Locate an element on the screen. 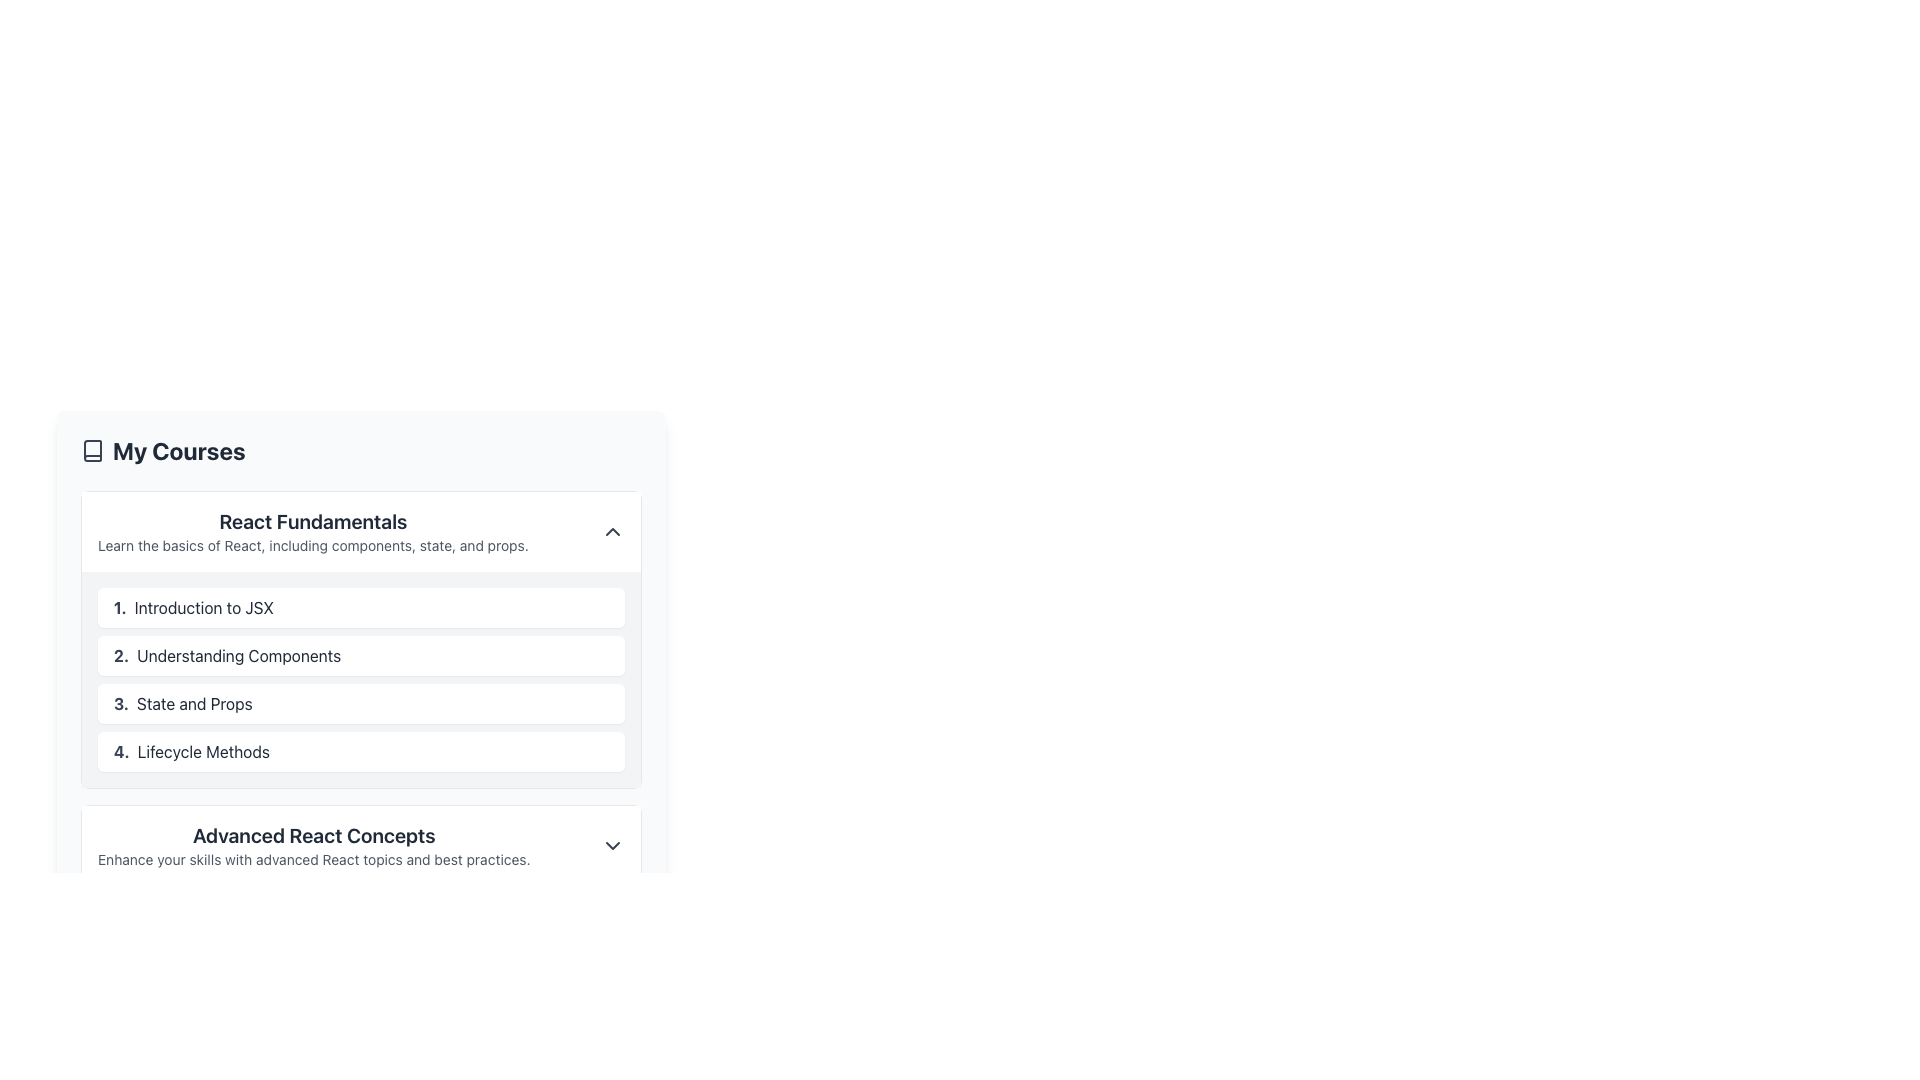 This screenshot has width=1920, height=1080. the Dropdown Header for the 'React Fundamentals' course section is located at coordinates (361, 531).